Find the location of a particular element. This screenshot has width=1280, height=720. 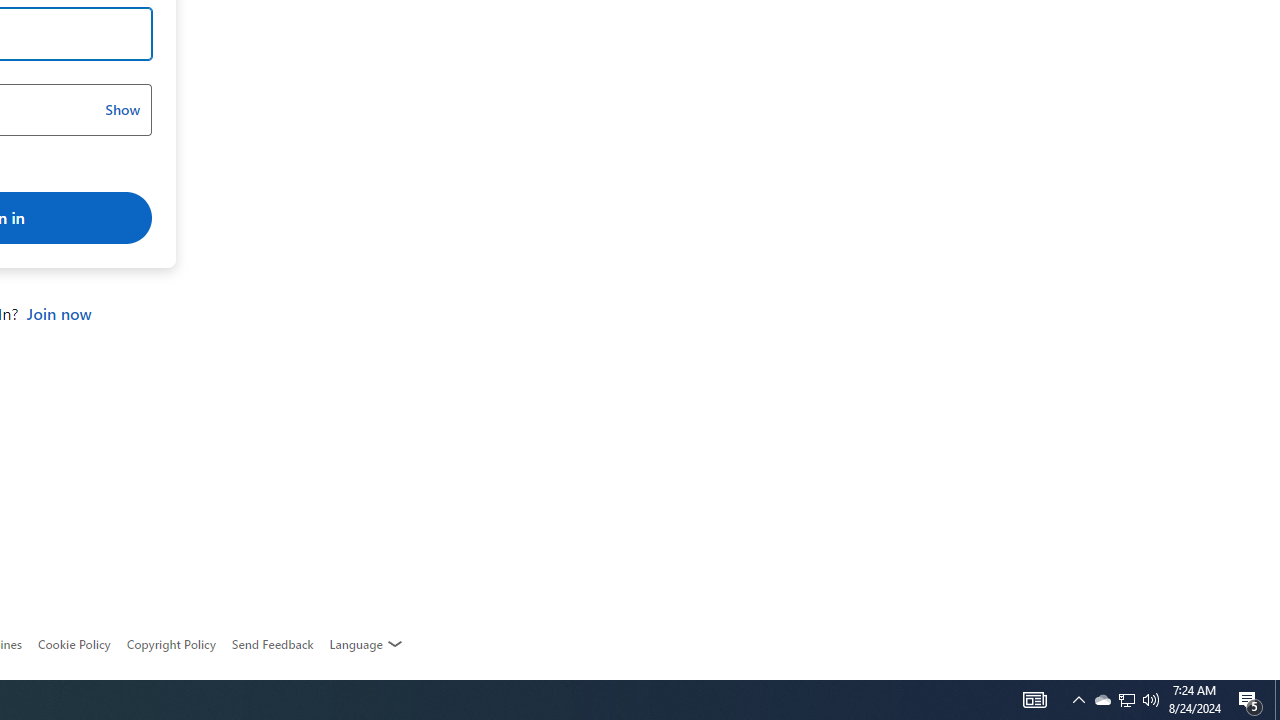

'Copyright Policy' is located at coordinates (170, 644).